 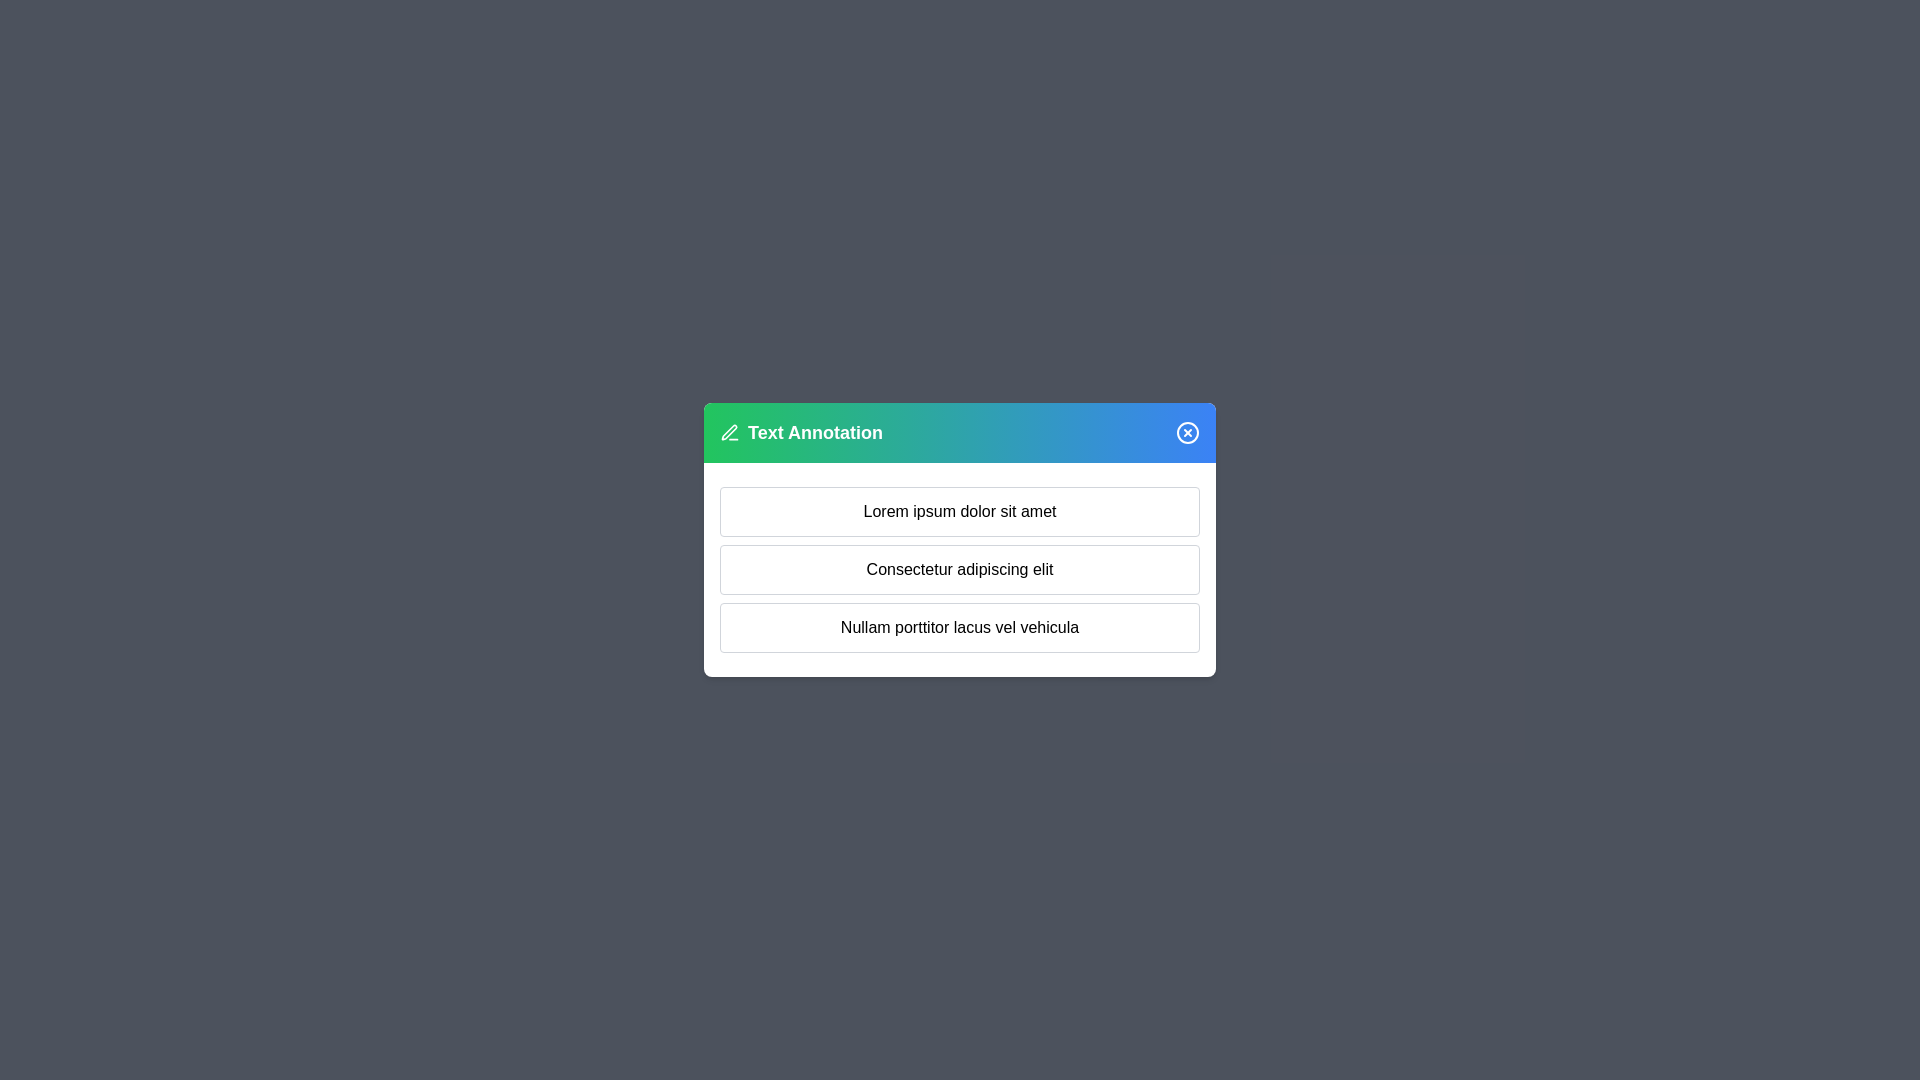 I want to click on the text block Consectetur adipiscing elit for annotation, so click(x=960, y=570).